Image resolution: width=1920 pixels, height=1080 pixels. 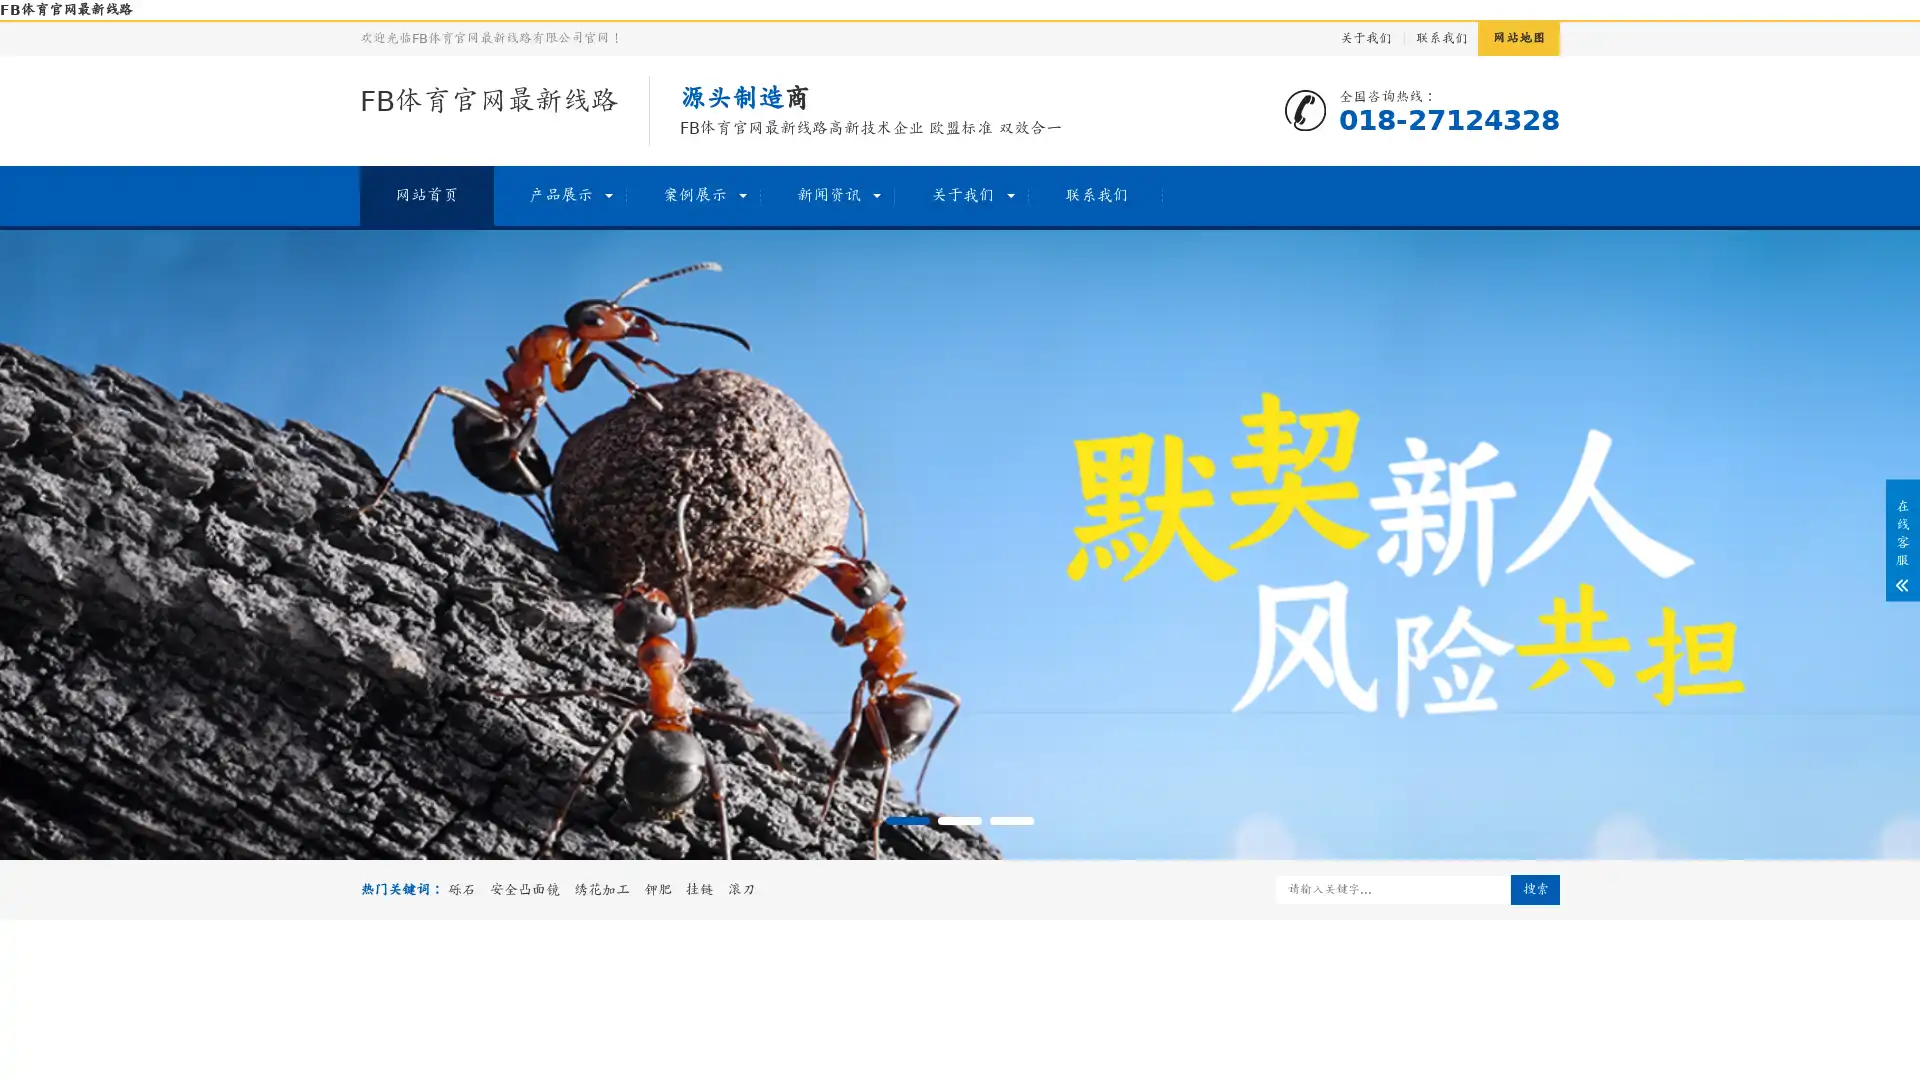 What do you see at coordinates (960, 821) in the screenshot?
I see `Go to slide 2` at bounding box center [960, 821].